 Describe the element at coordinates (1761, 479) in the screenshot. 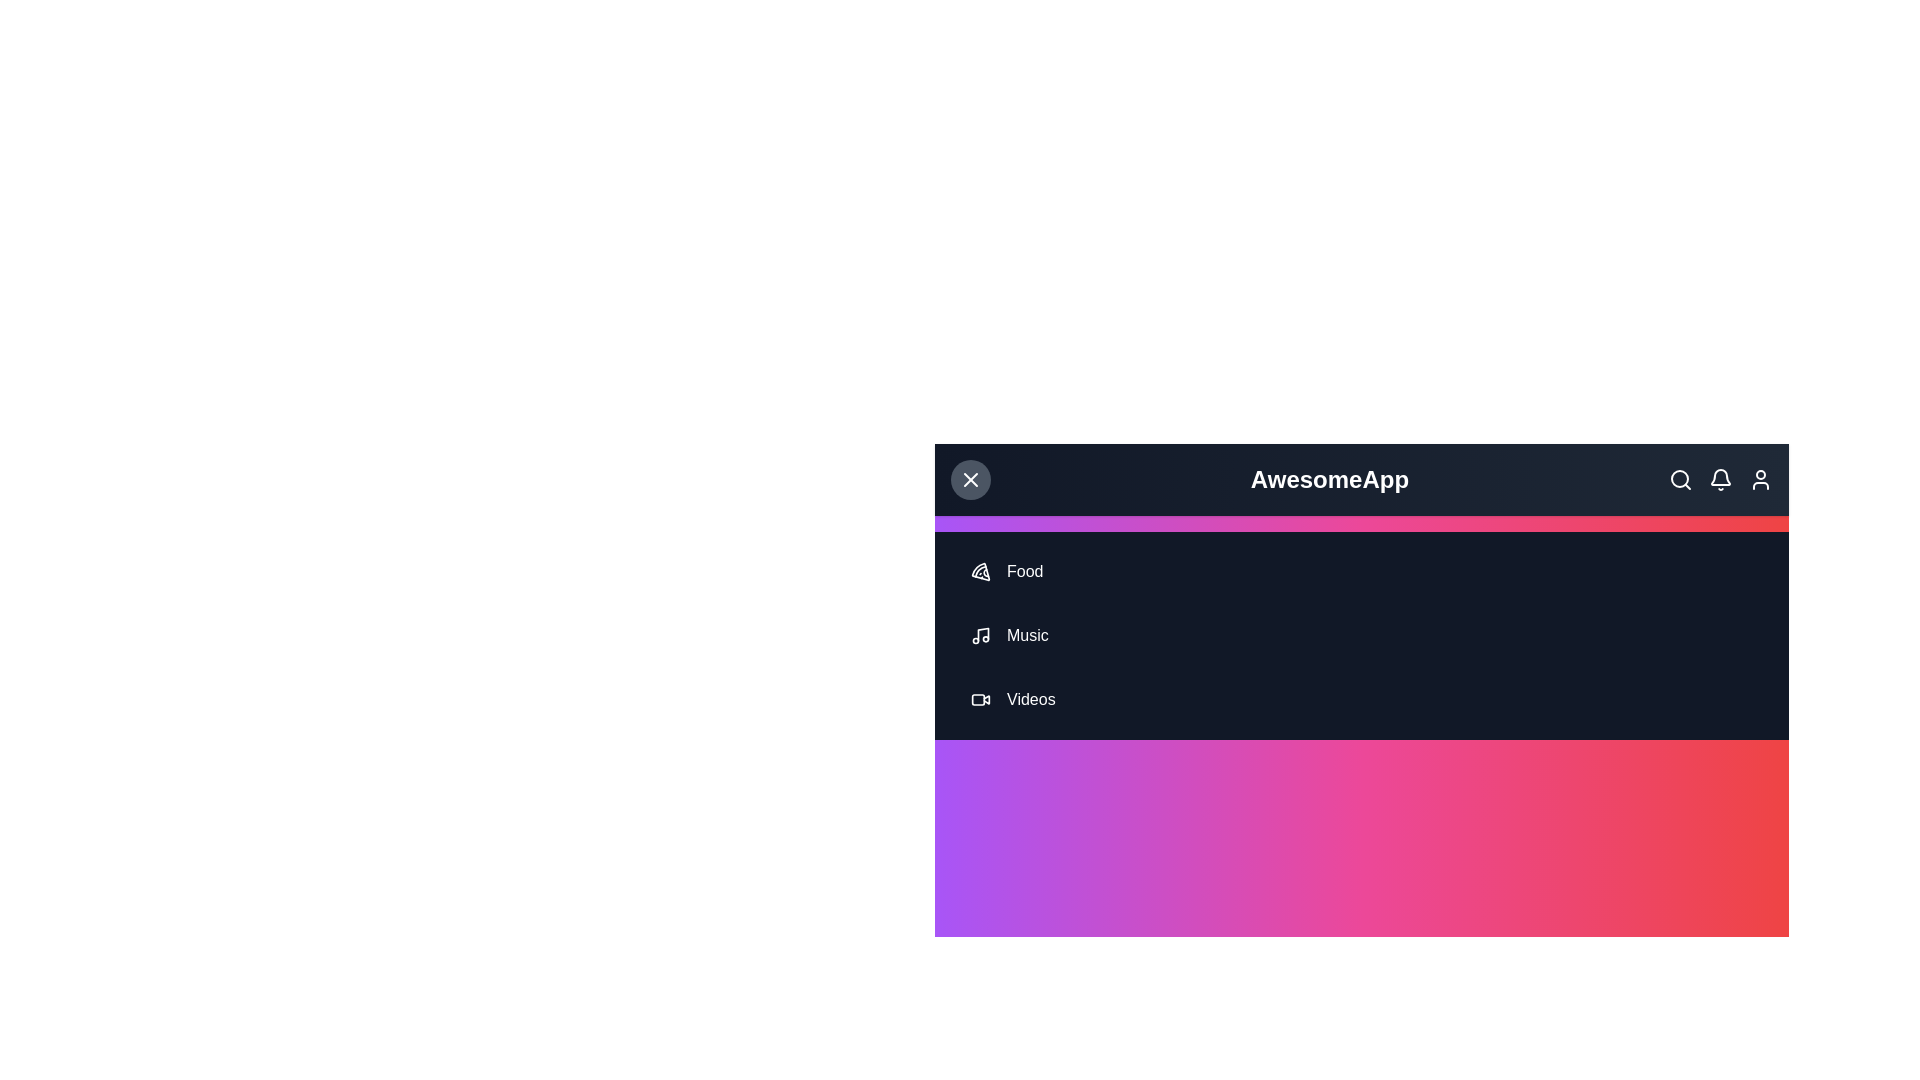

I see `the user profile icon located at the top right corner of the app bar` at that location.